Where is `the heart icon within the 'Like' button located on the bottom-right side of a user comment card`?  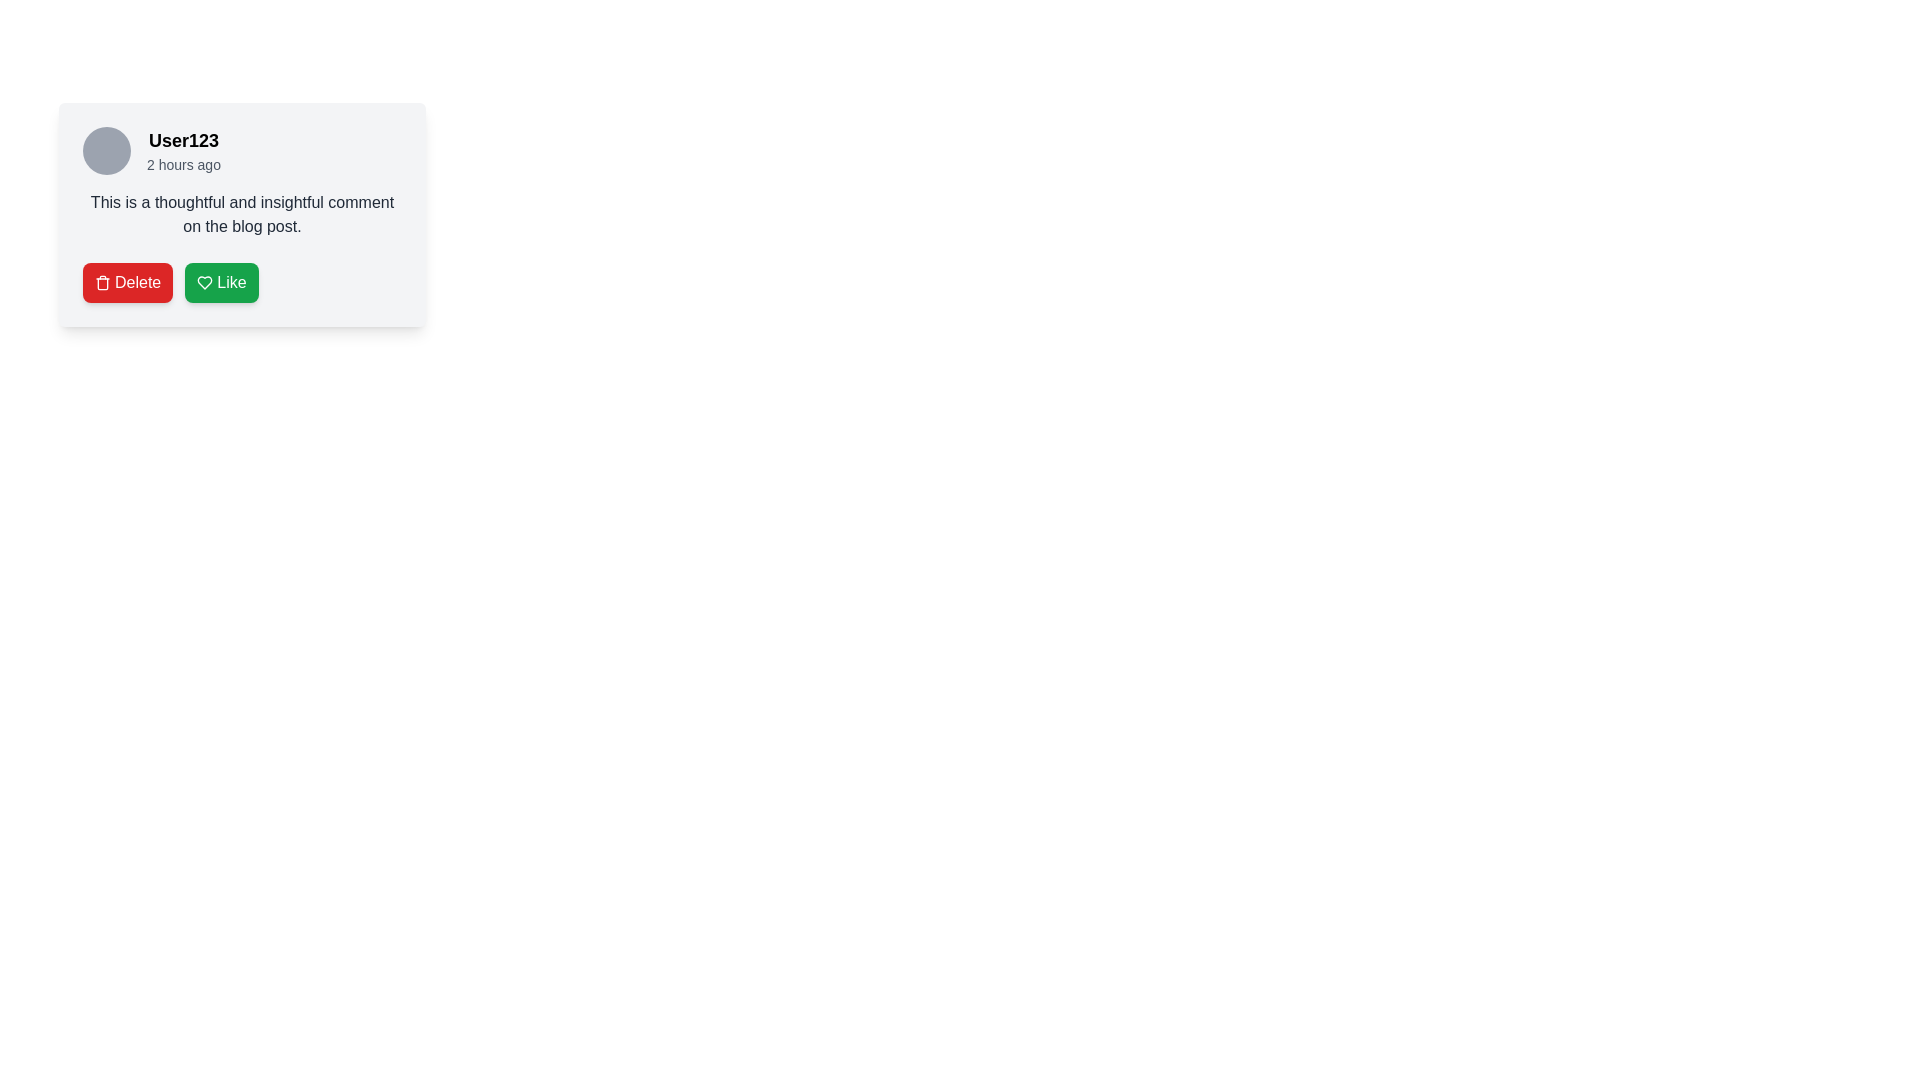
the heart icon within the 'Like' button located on the bottom-right side of a user comment card is located at coordinates (205, 282).